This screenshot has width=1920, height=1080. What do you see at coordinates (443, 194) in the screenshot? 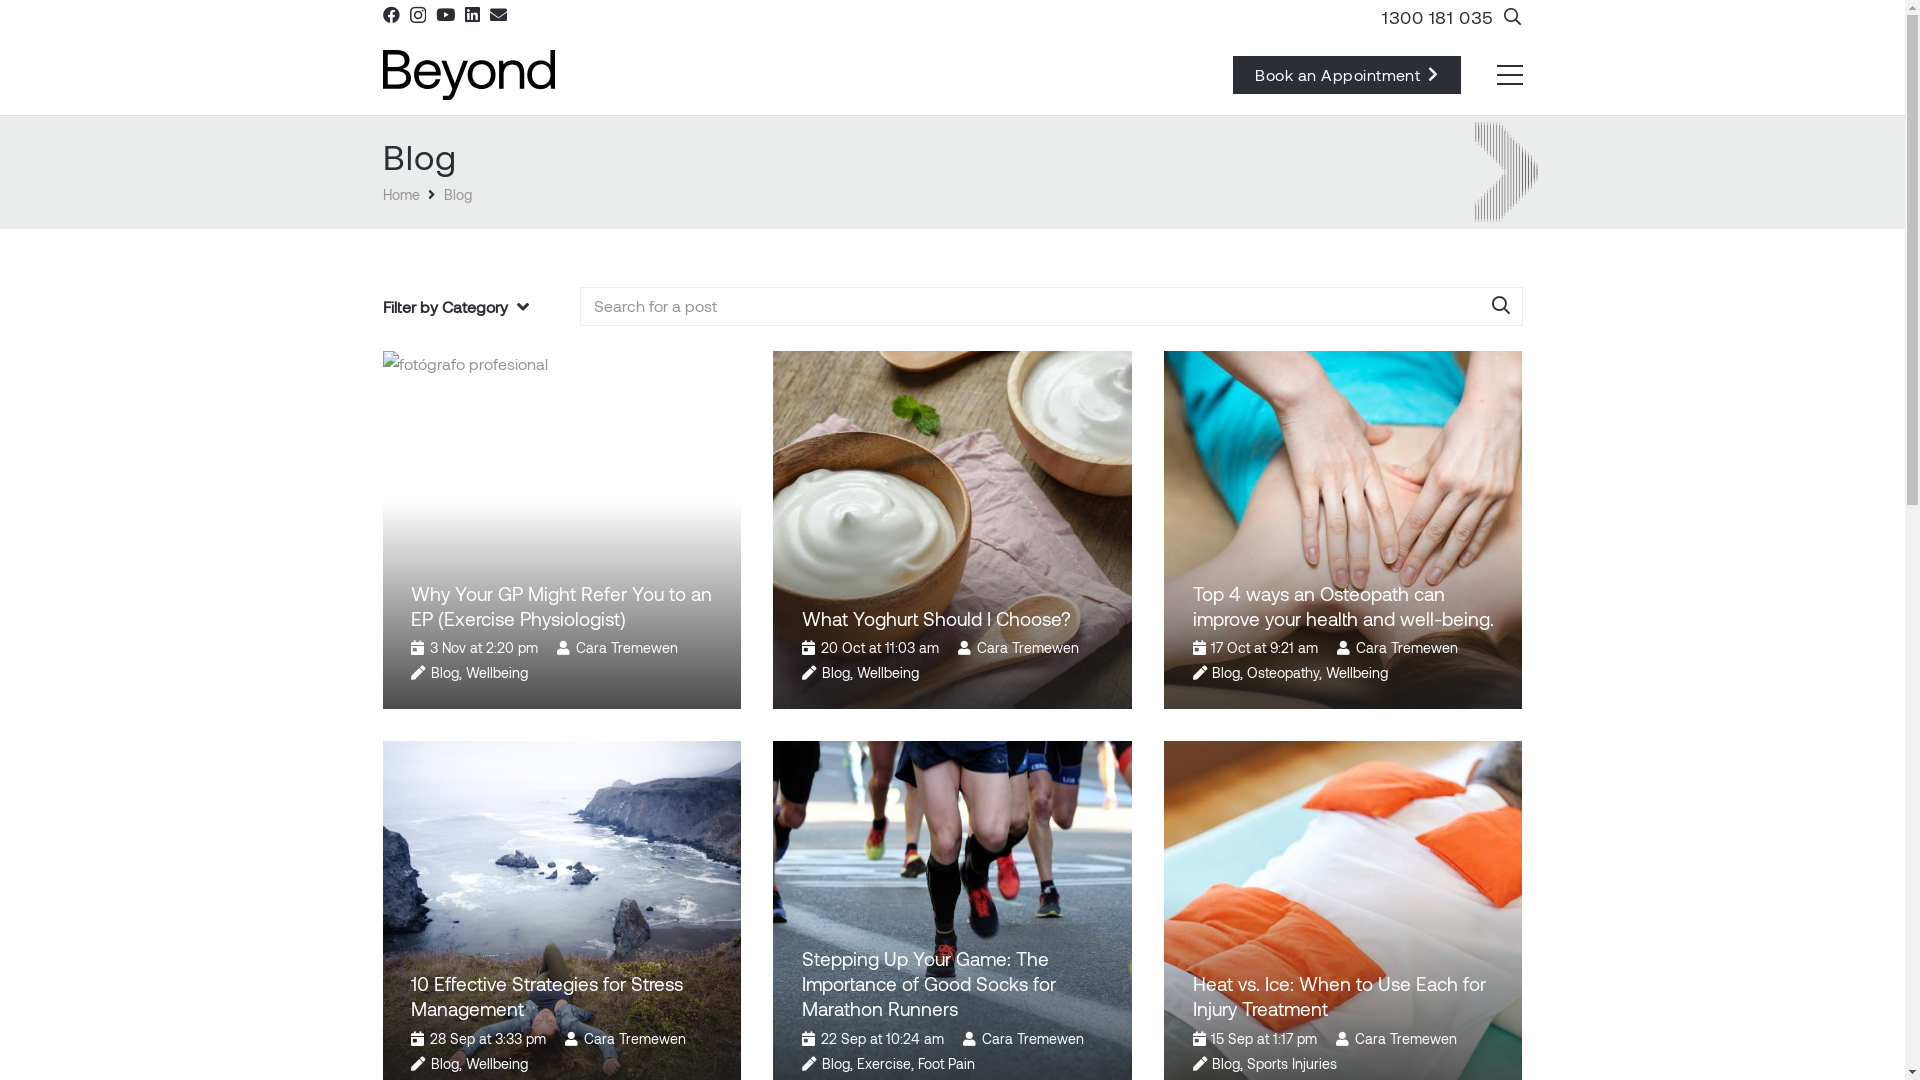
I see `'Blog'` at bounding box center [443, 194].